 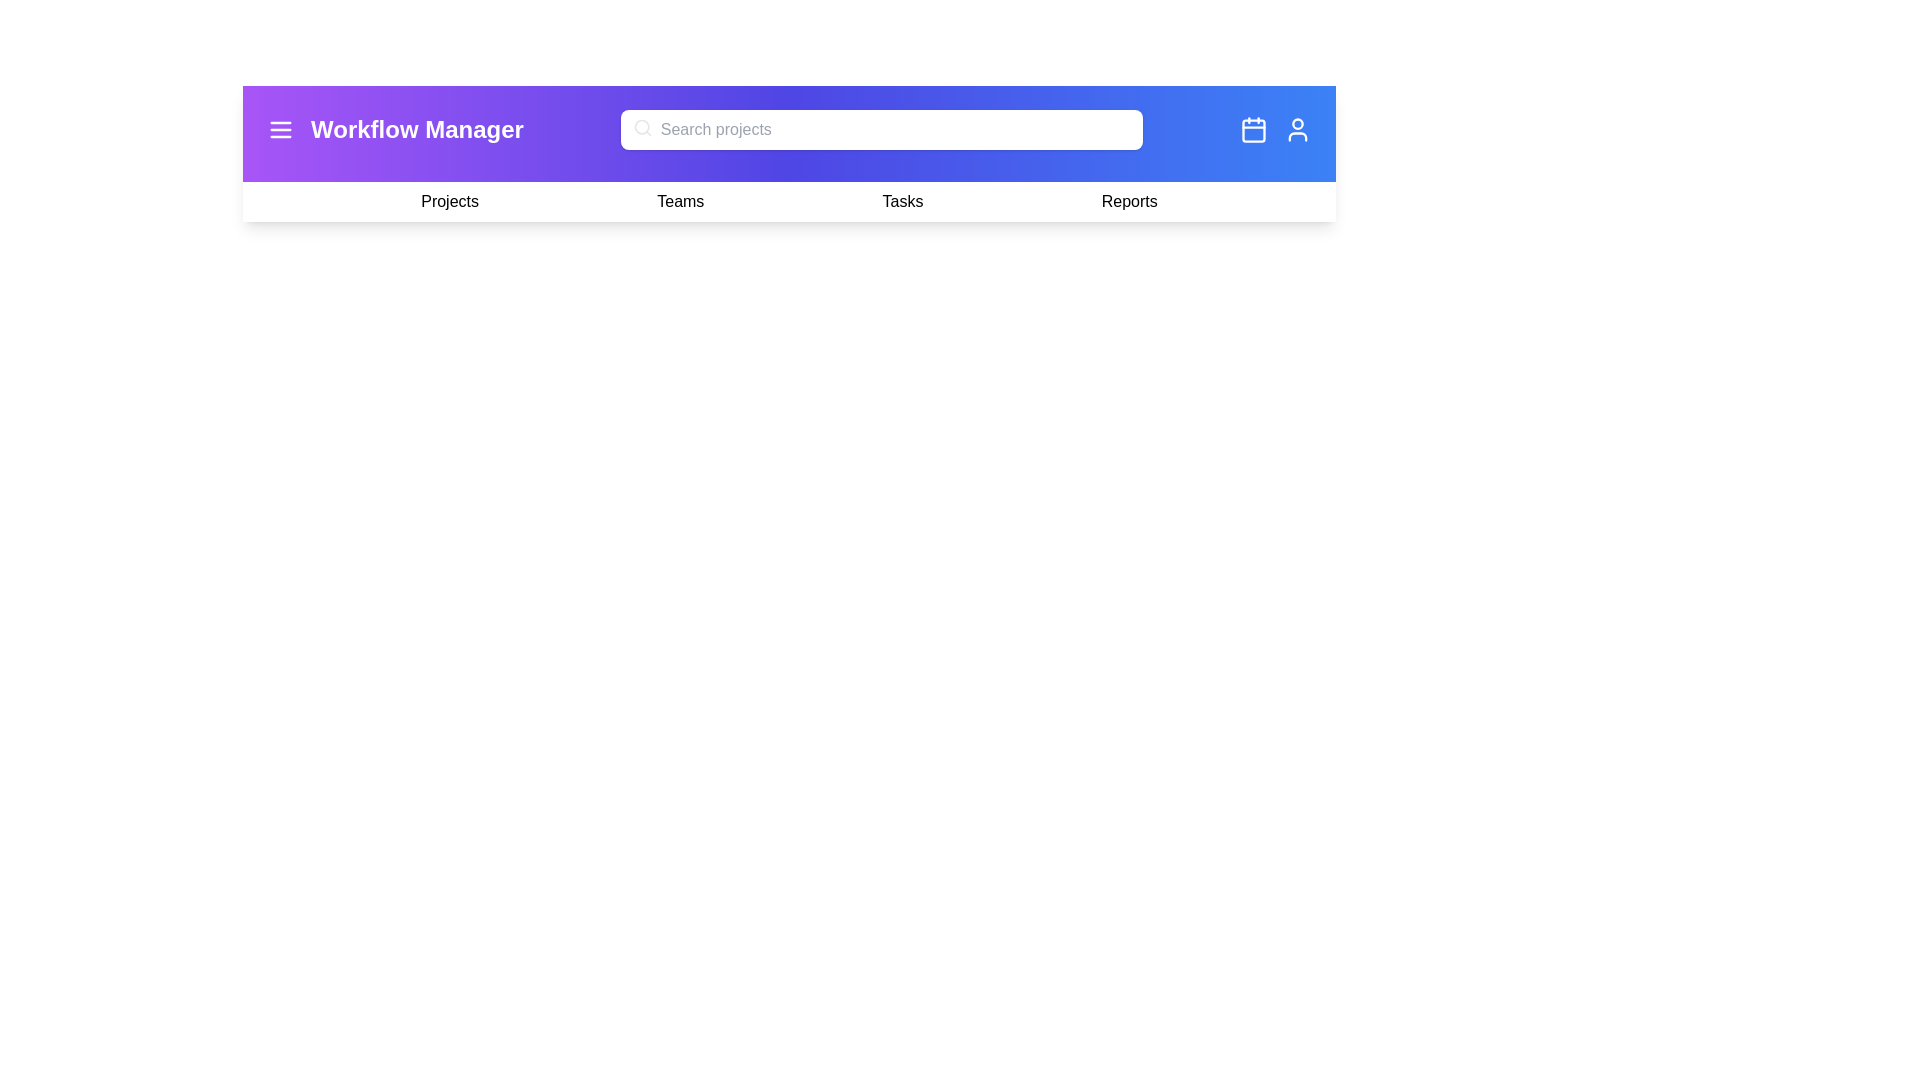 I want to click on the navigation link to navigate to the Projects section, so click(x=449, y=201).